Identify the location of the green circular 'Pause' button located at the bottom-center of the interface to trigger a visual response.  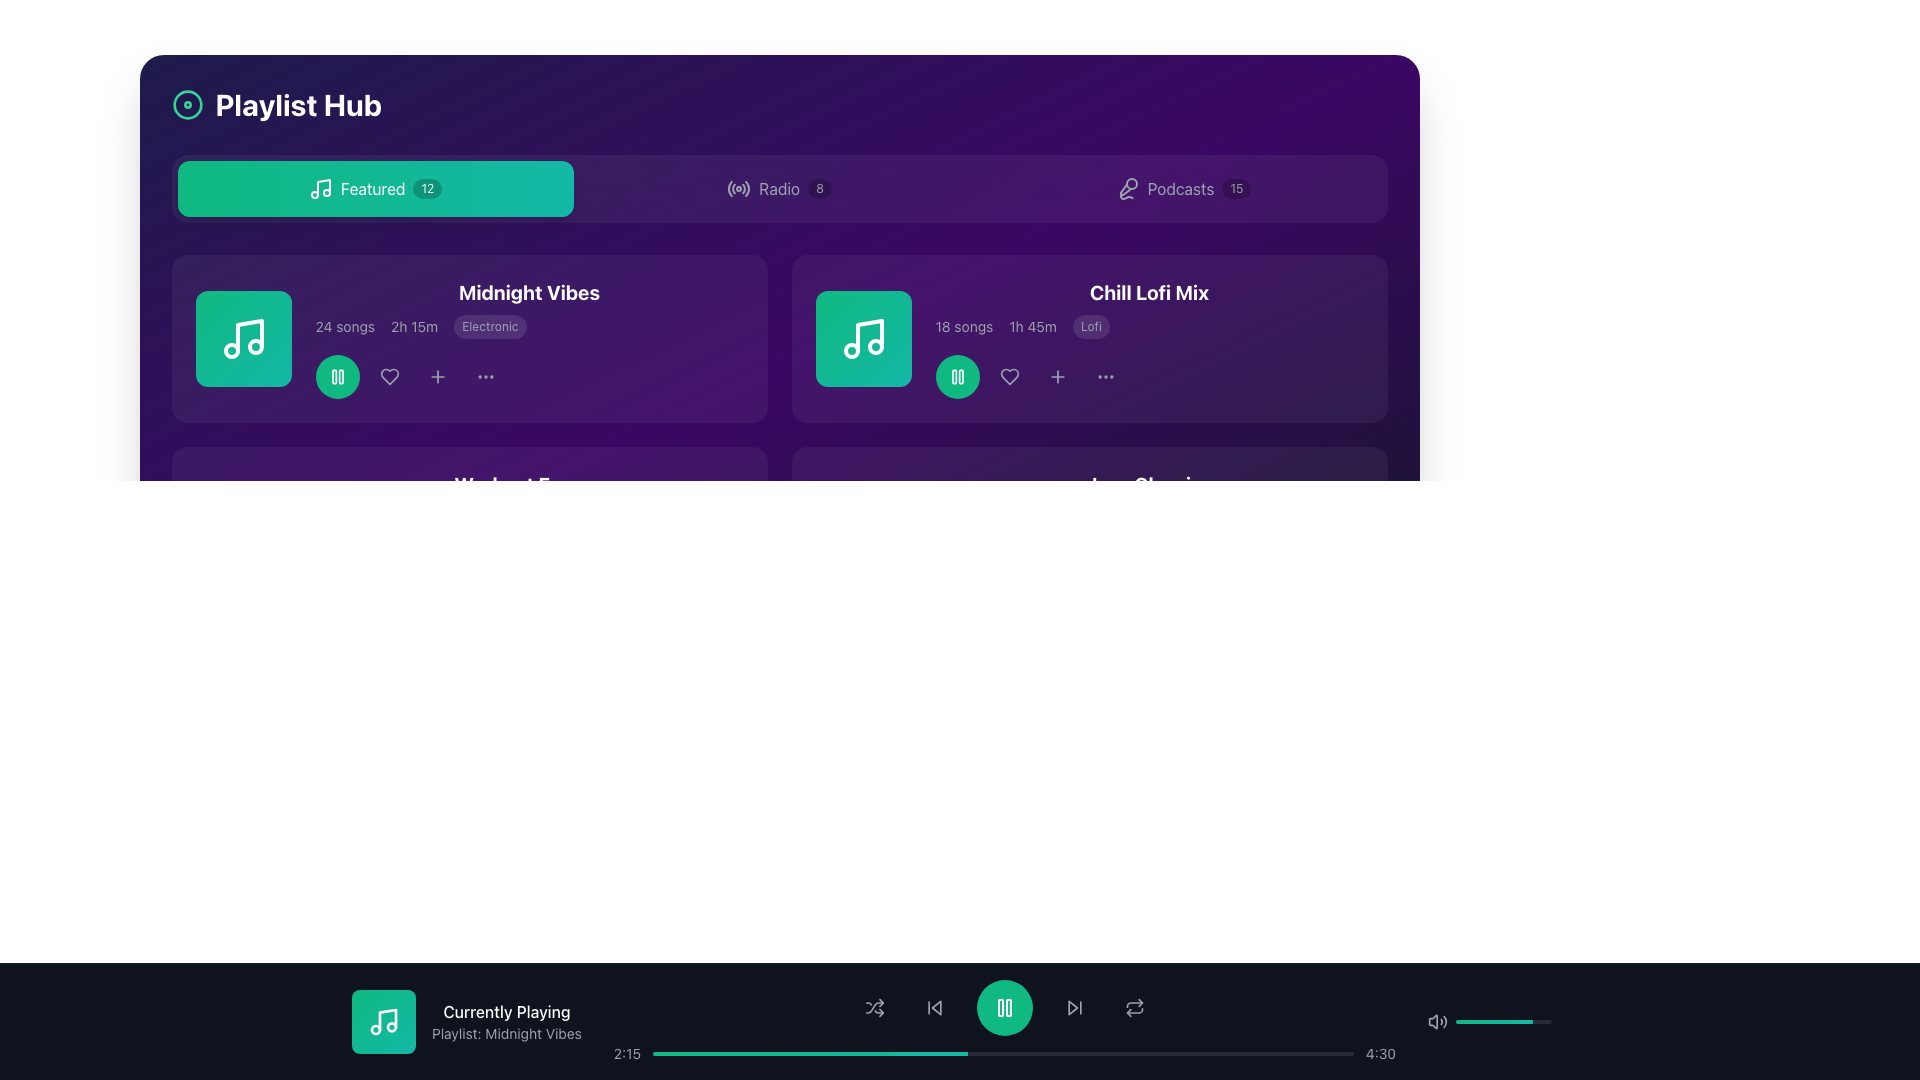
(956, 569).